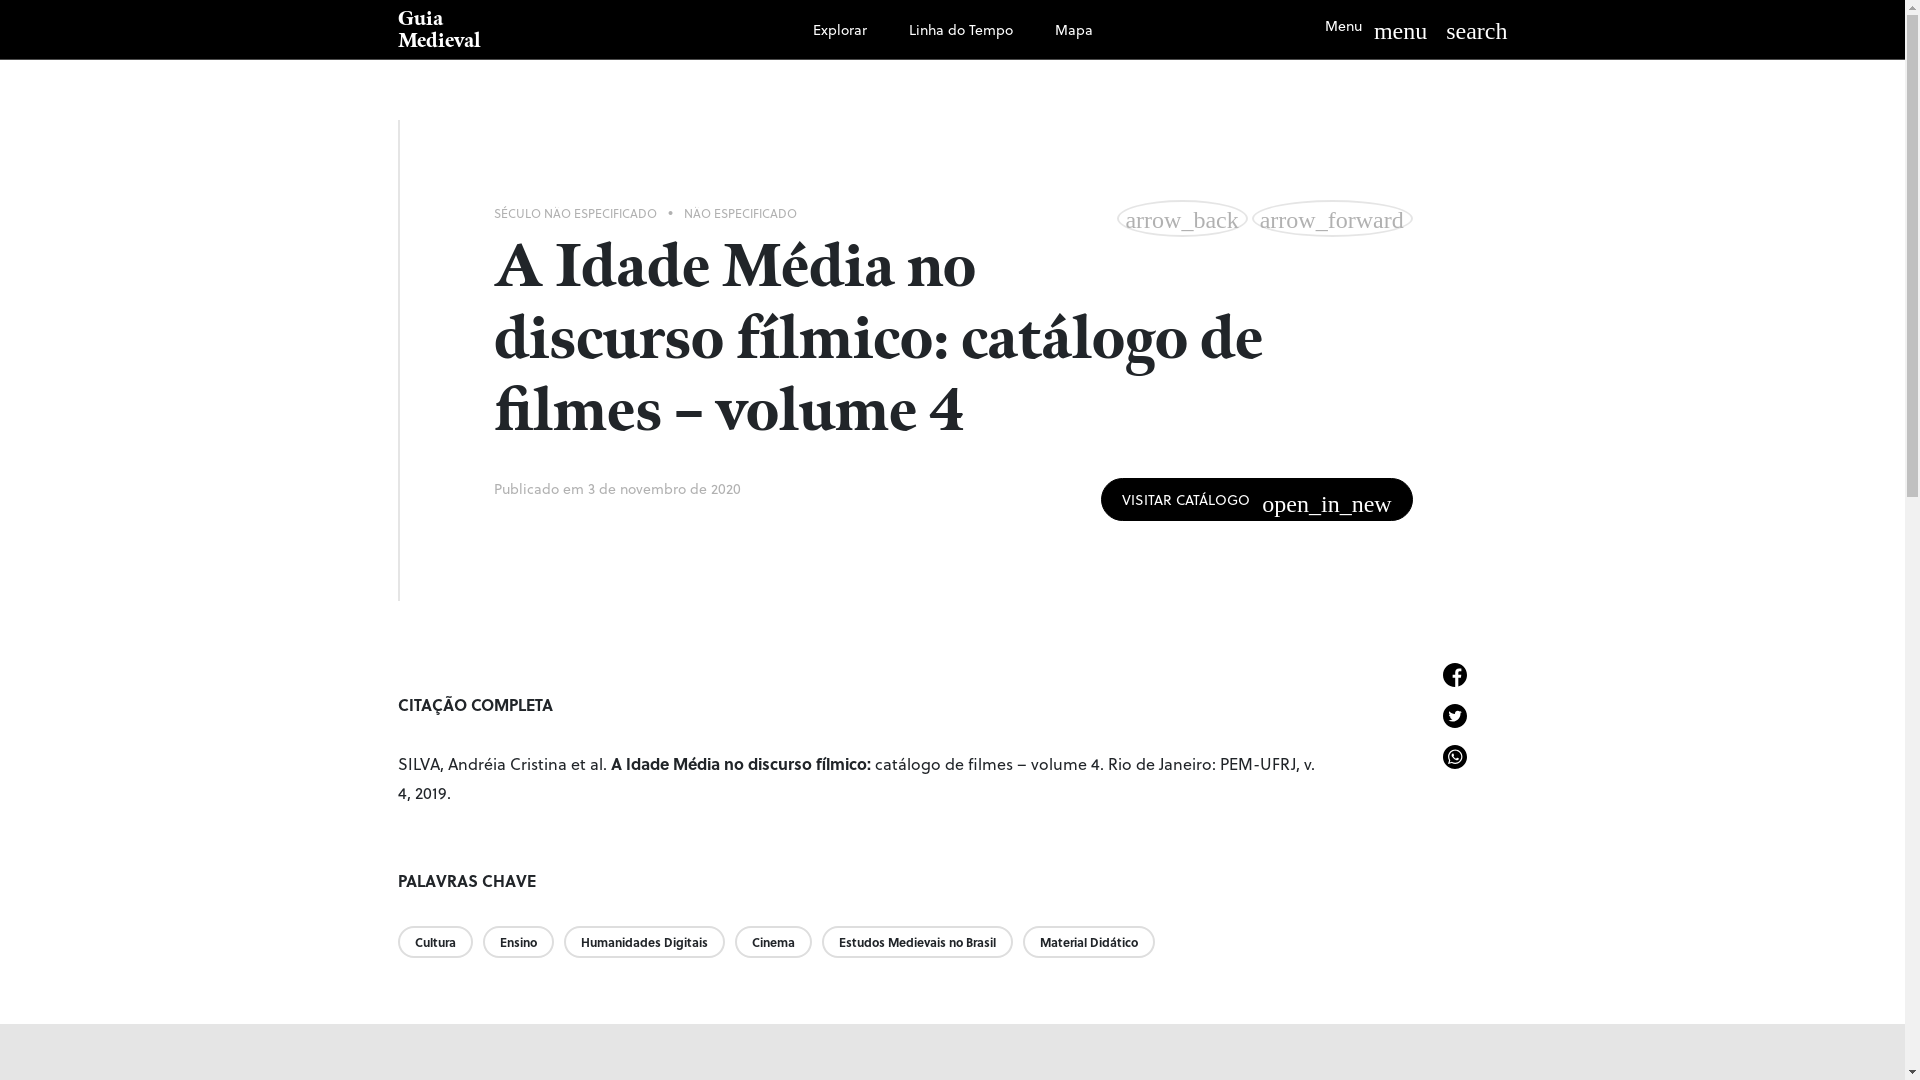 This screenshot has width=1920, height=1080. Describe the element at coordinates (921, 940) in the screenshot. I see `'Estudos Medievais no Brasil'` at that location.